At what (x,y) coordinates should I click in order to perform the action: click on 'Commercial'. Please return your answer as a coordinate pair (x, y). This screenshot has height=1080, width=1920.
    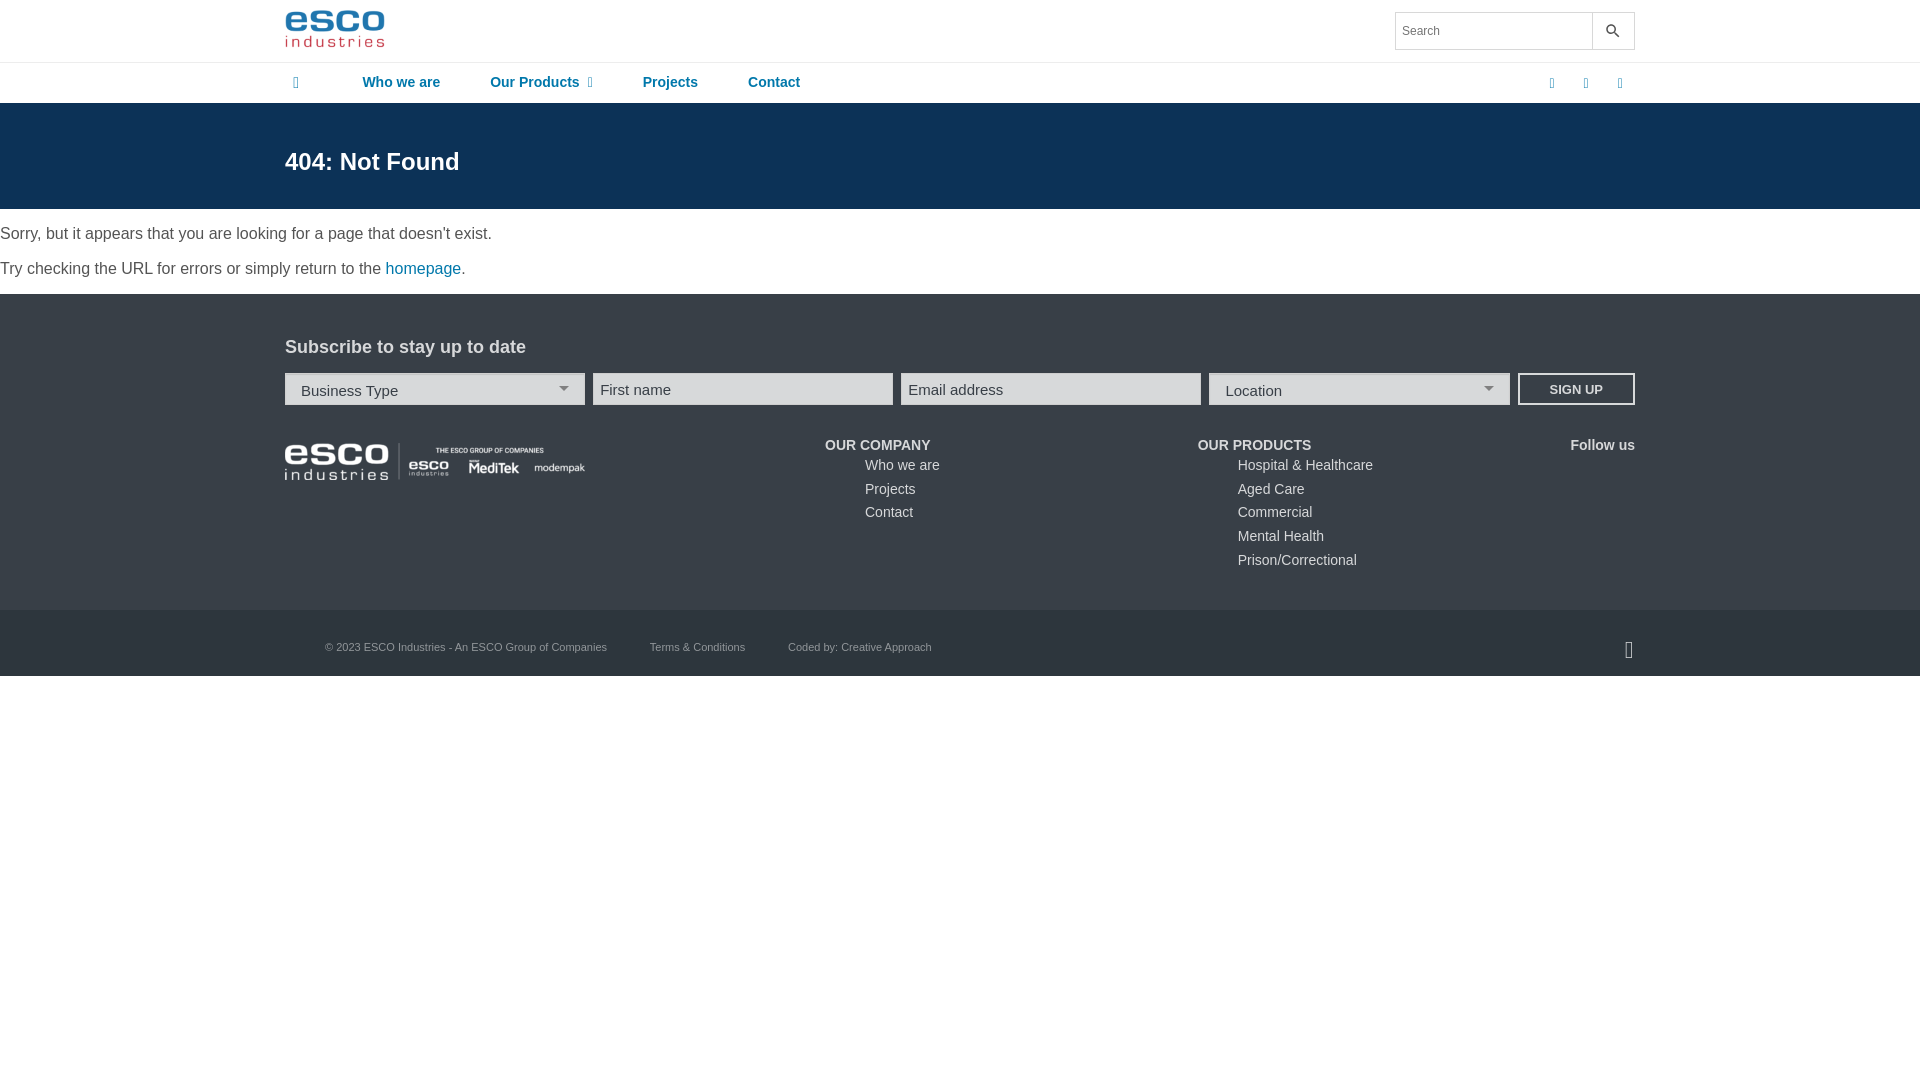
    Looking at the image, I should click on (1237, 511).